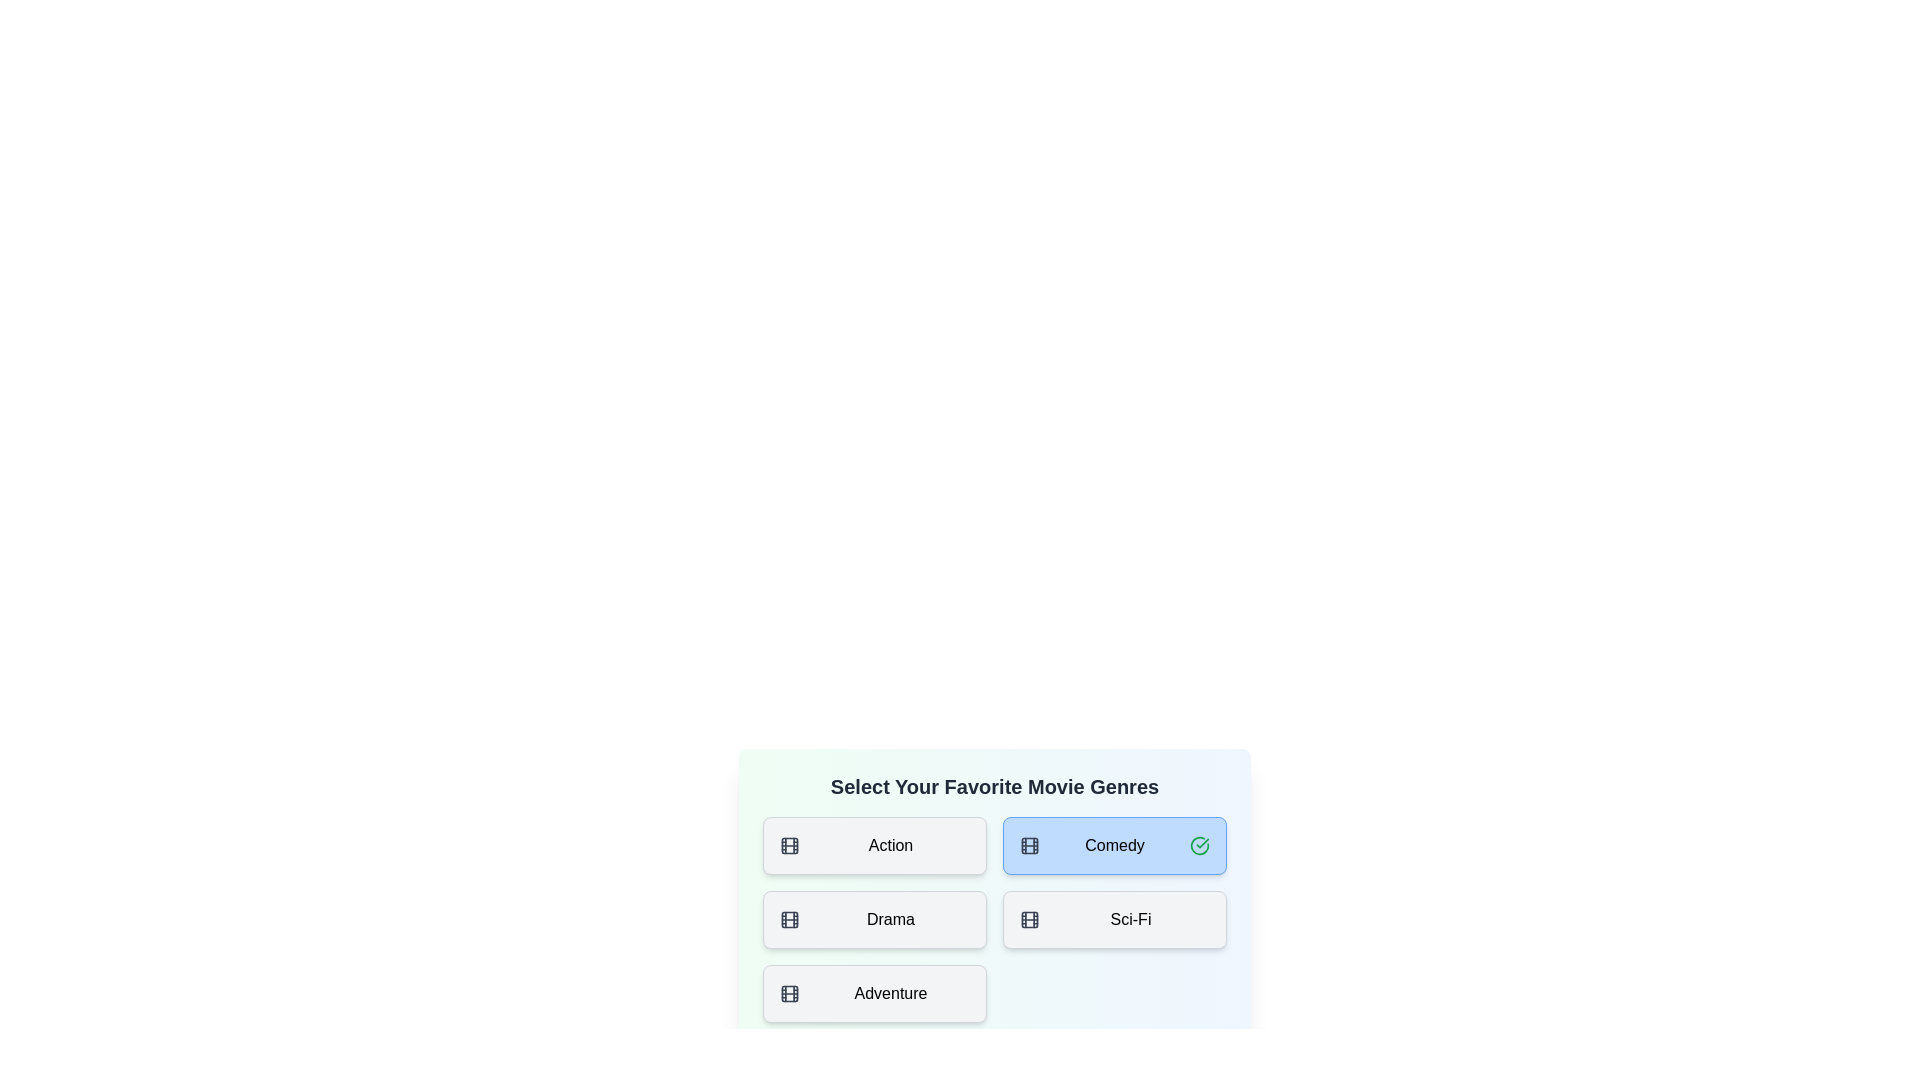  What do you see at coordinates (1030, 920) in the screenshot?
I see `the icon for the genre Sci-Fi` at bounding box center [1030, 920].